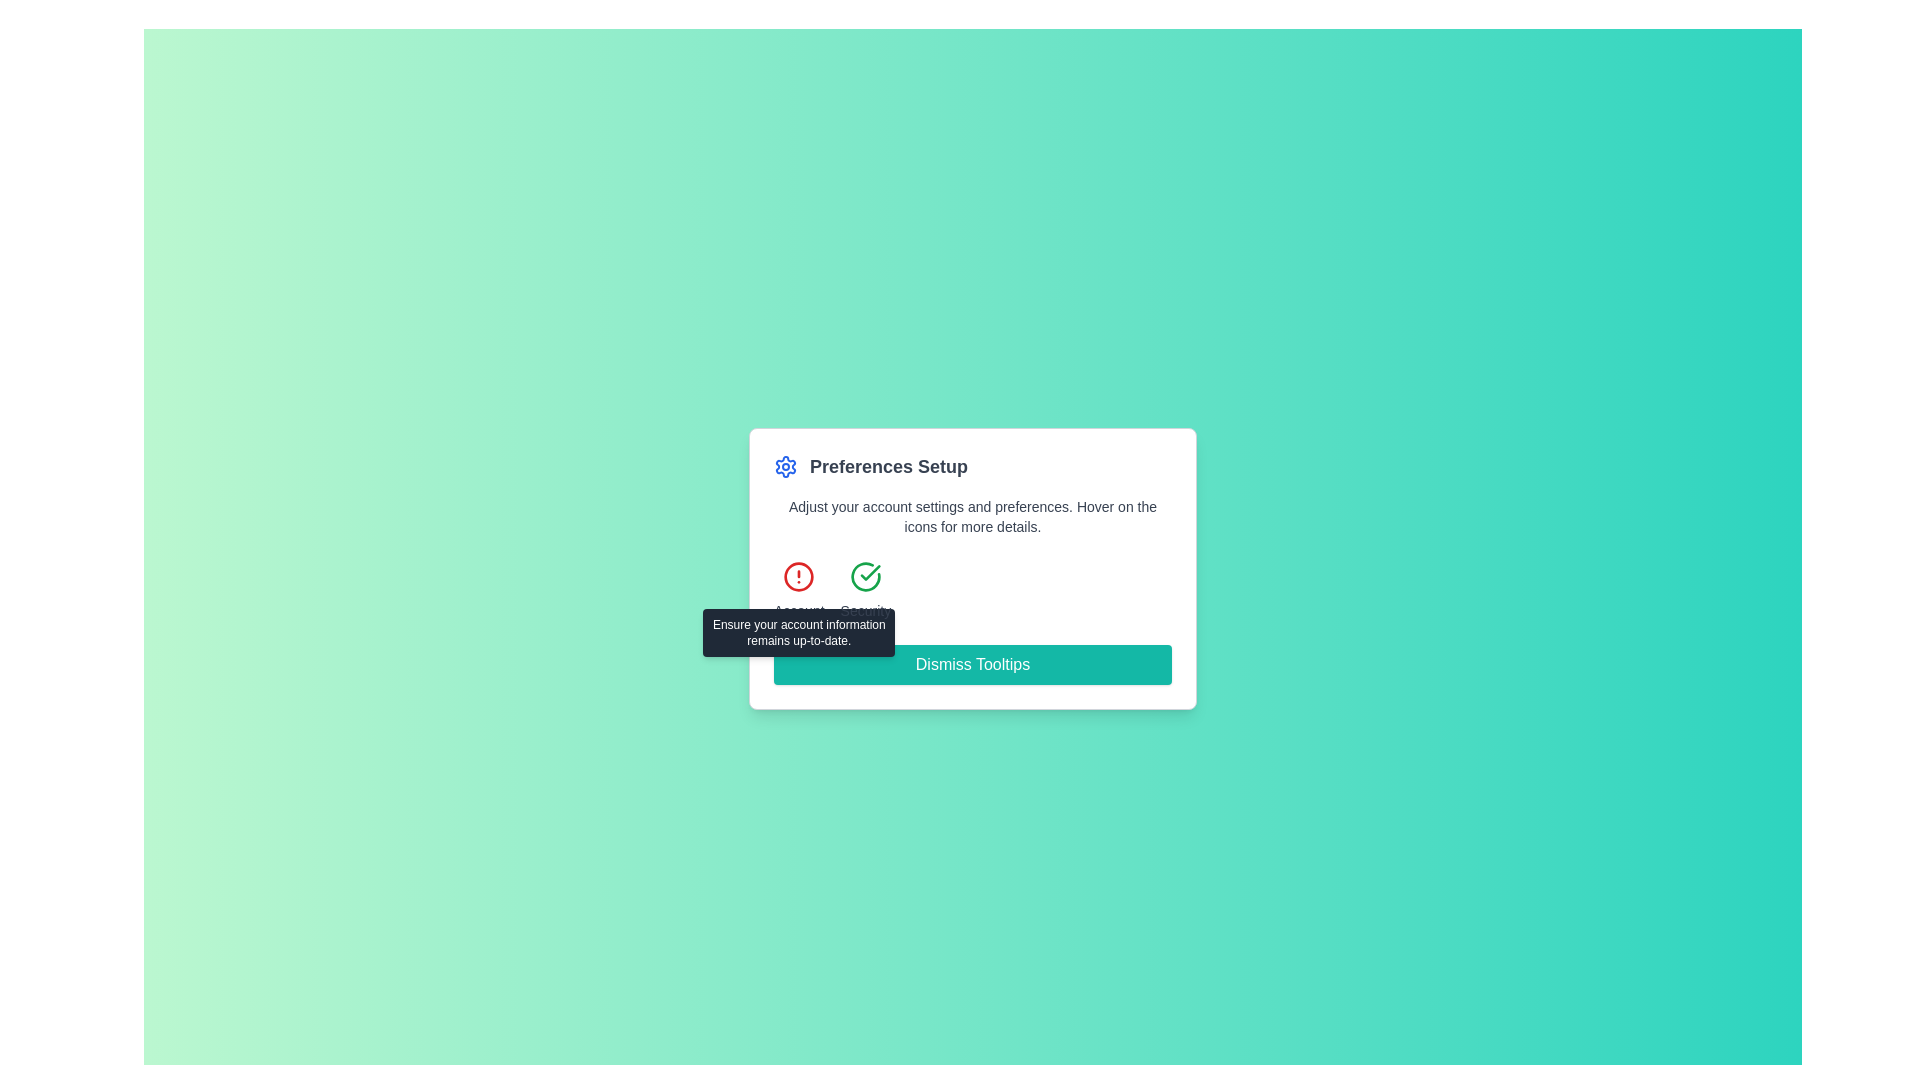  I want to click on the blue gear icon associated with settings functionality, located to the left of the 'Preferences Setup' heading, so click(785, 466).